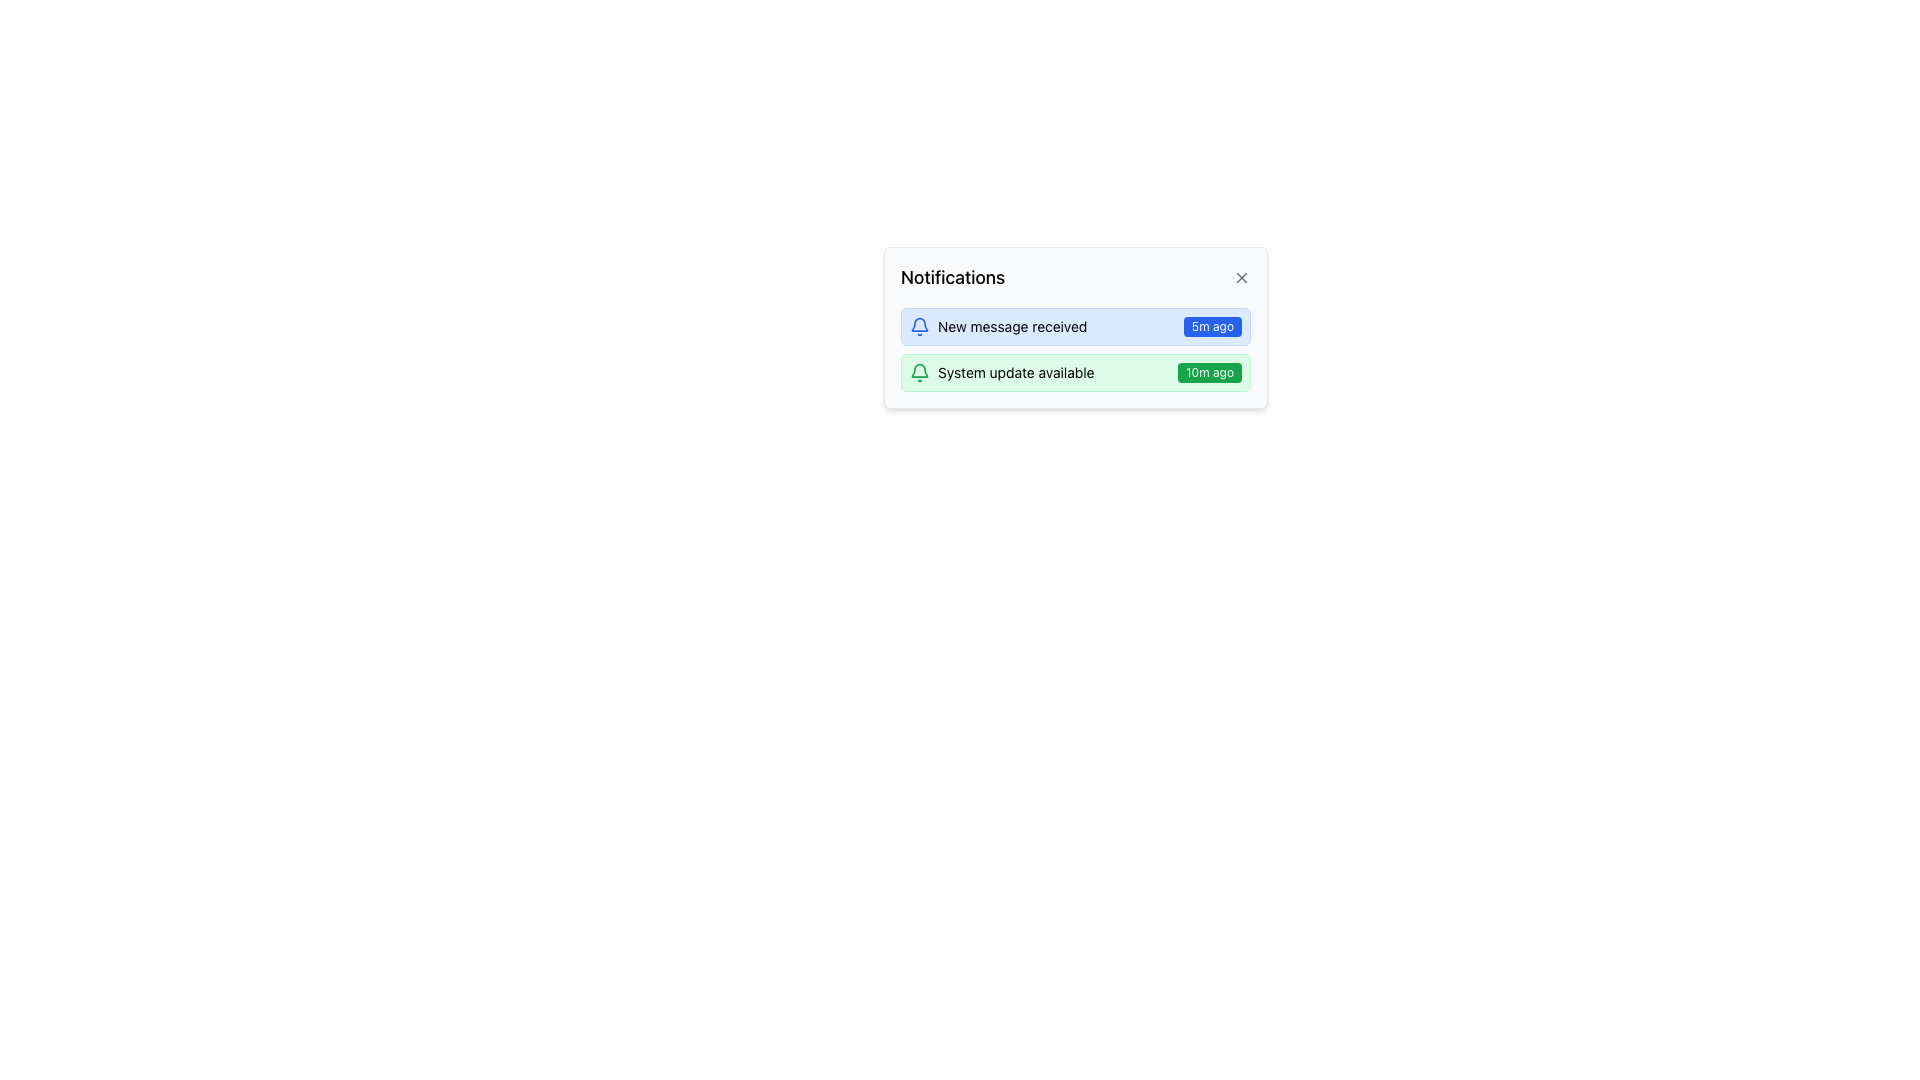  Describe the element at coordinates (1211, 326) in the screenshot. I see `the timestamp label that provides information about the time elapsed since the event occurred, positioned to the right of the 'New message received' text in the notification card` at that location.